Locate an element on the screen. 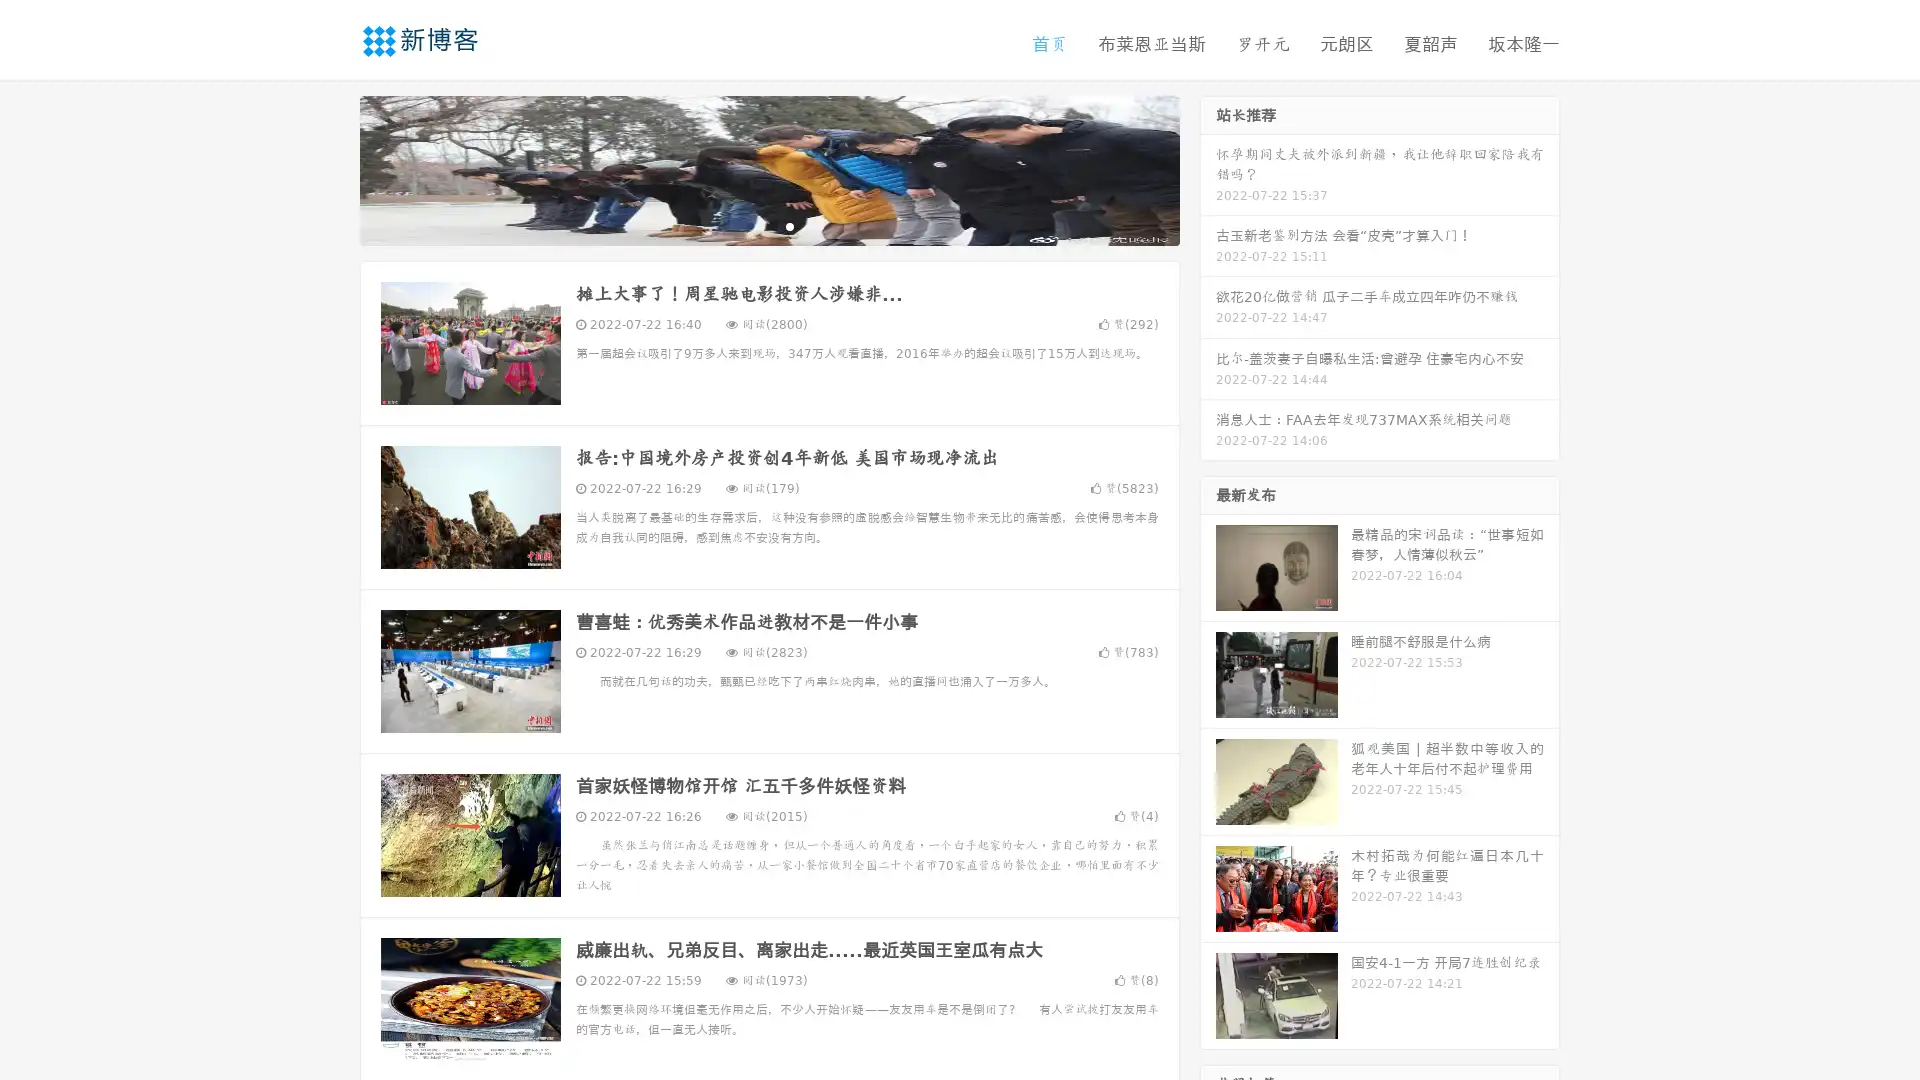 The height and width of the screenshot is (1080, 1920). Go to slide 2 is located at coordinates (768, 225).